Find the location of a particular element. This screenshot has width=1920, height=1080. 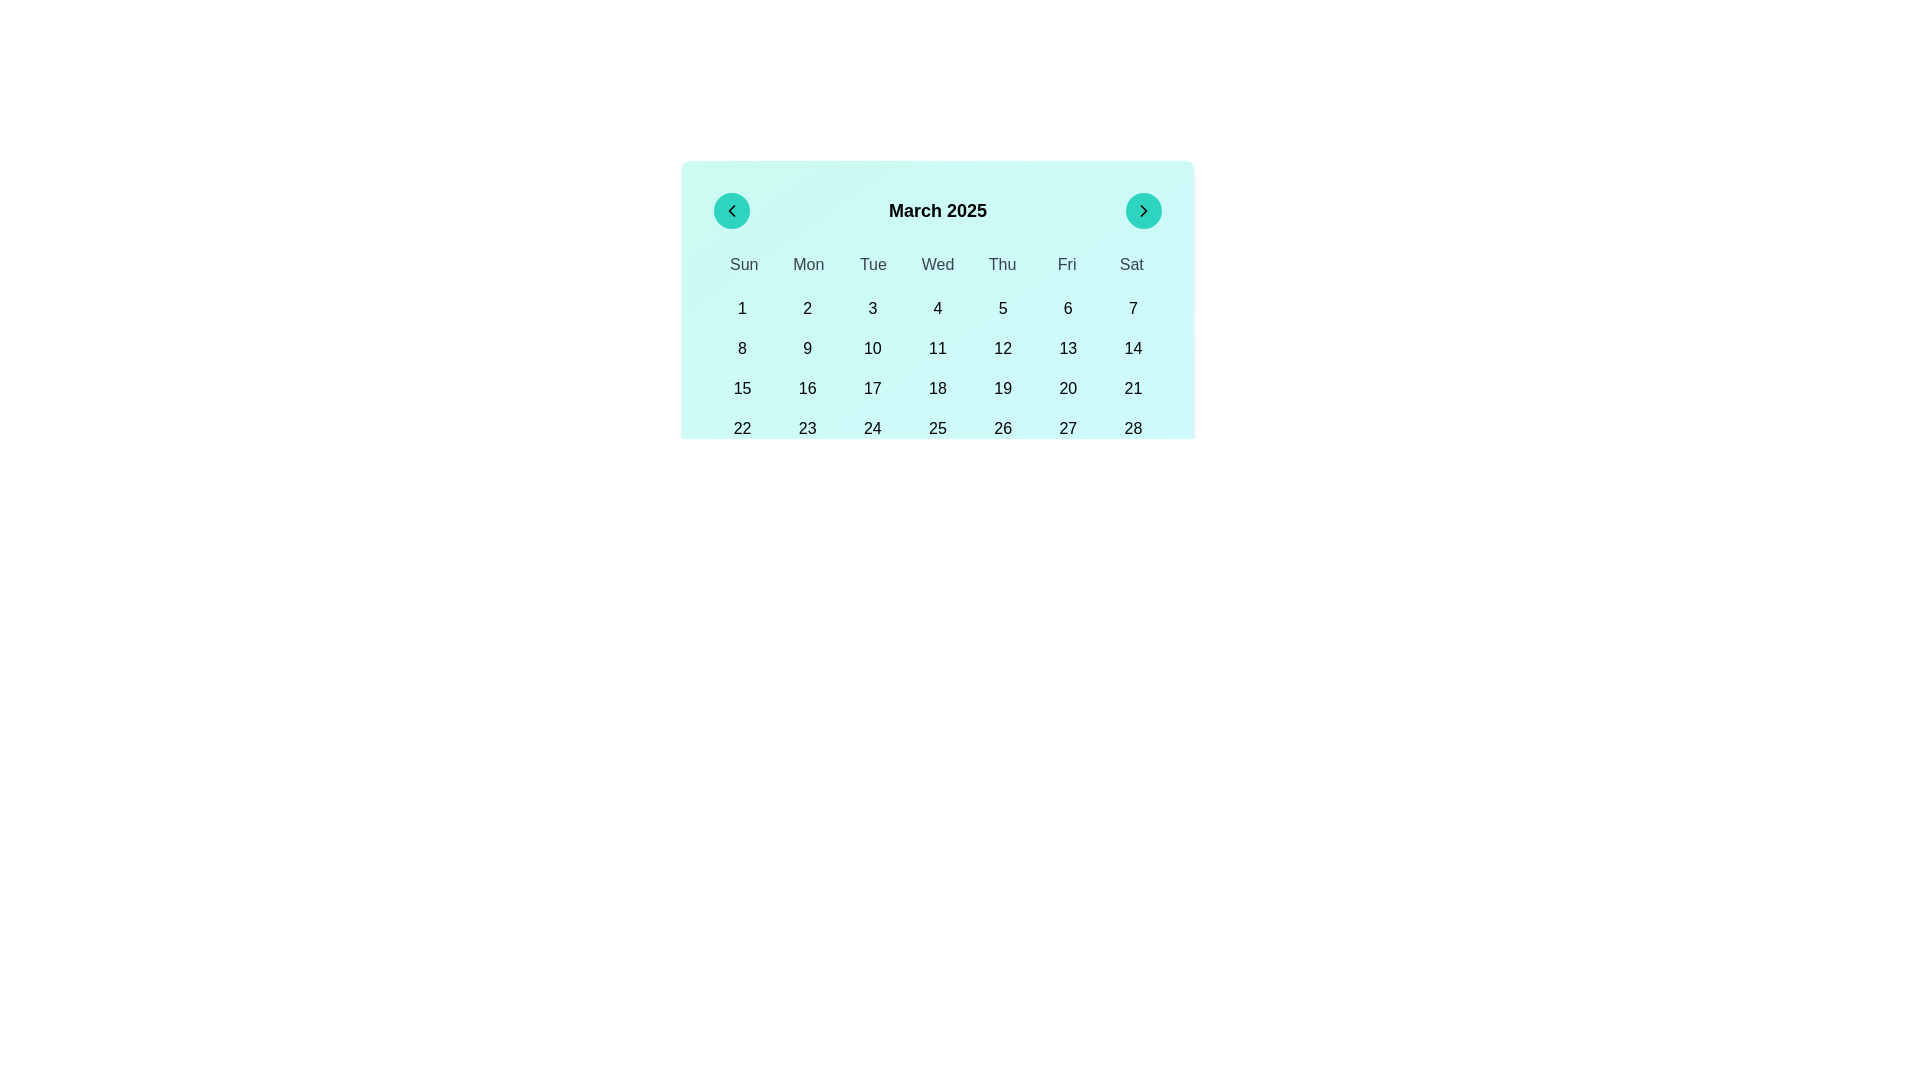

the Interactive calendar day button representing the date 'March 9, 2025' is located at coordinates (807, 347).